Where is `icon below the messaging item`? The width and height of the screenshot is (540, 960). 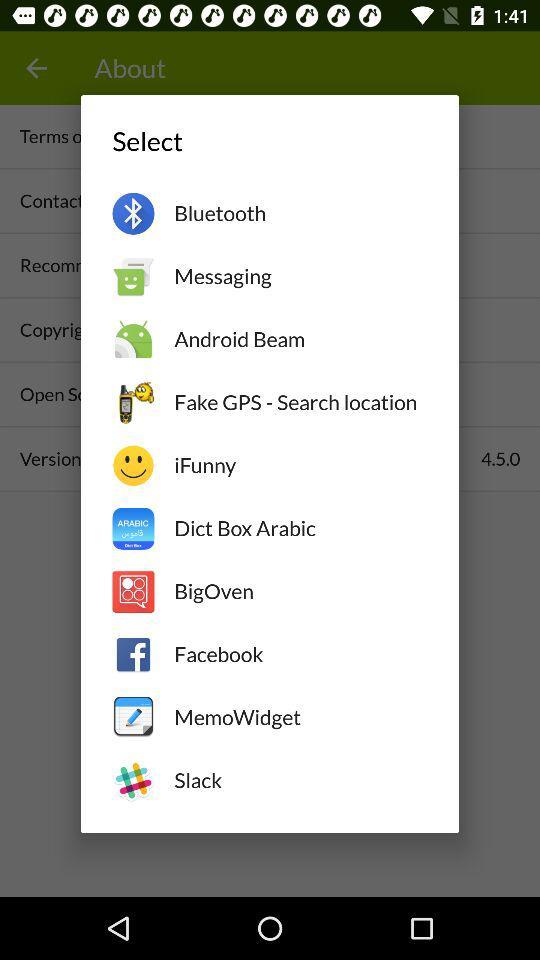 icon below the messaging item is located at coordinates (299, 339).